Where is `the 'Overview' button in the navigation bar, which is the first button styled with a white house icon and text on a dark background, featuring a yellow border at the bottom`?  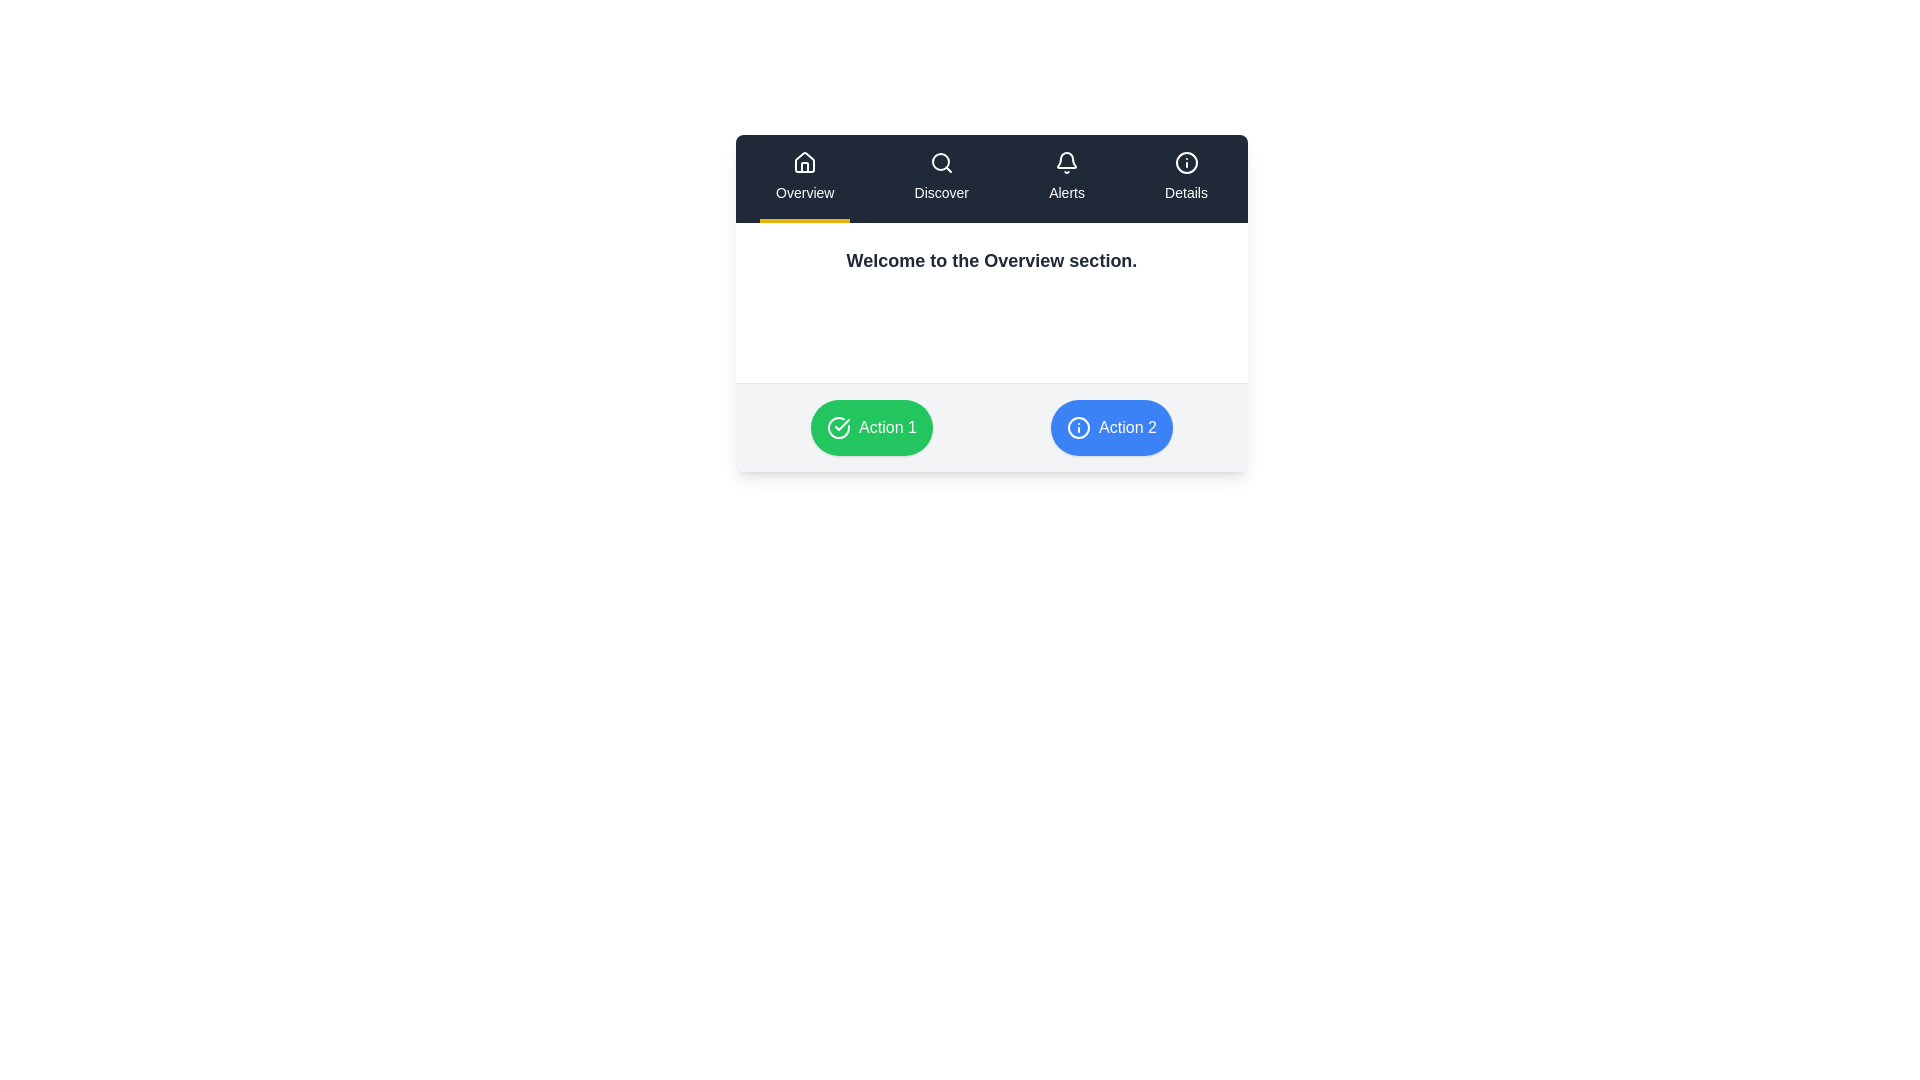 the 'Overview' button in the navigation bar, which is the first button styled with a white house icon and text on a dark background, featuring a yellow border at the bottom is located at coordinates (805, 177).